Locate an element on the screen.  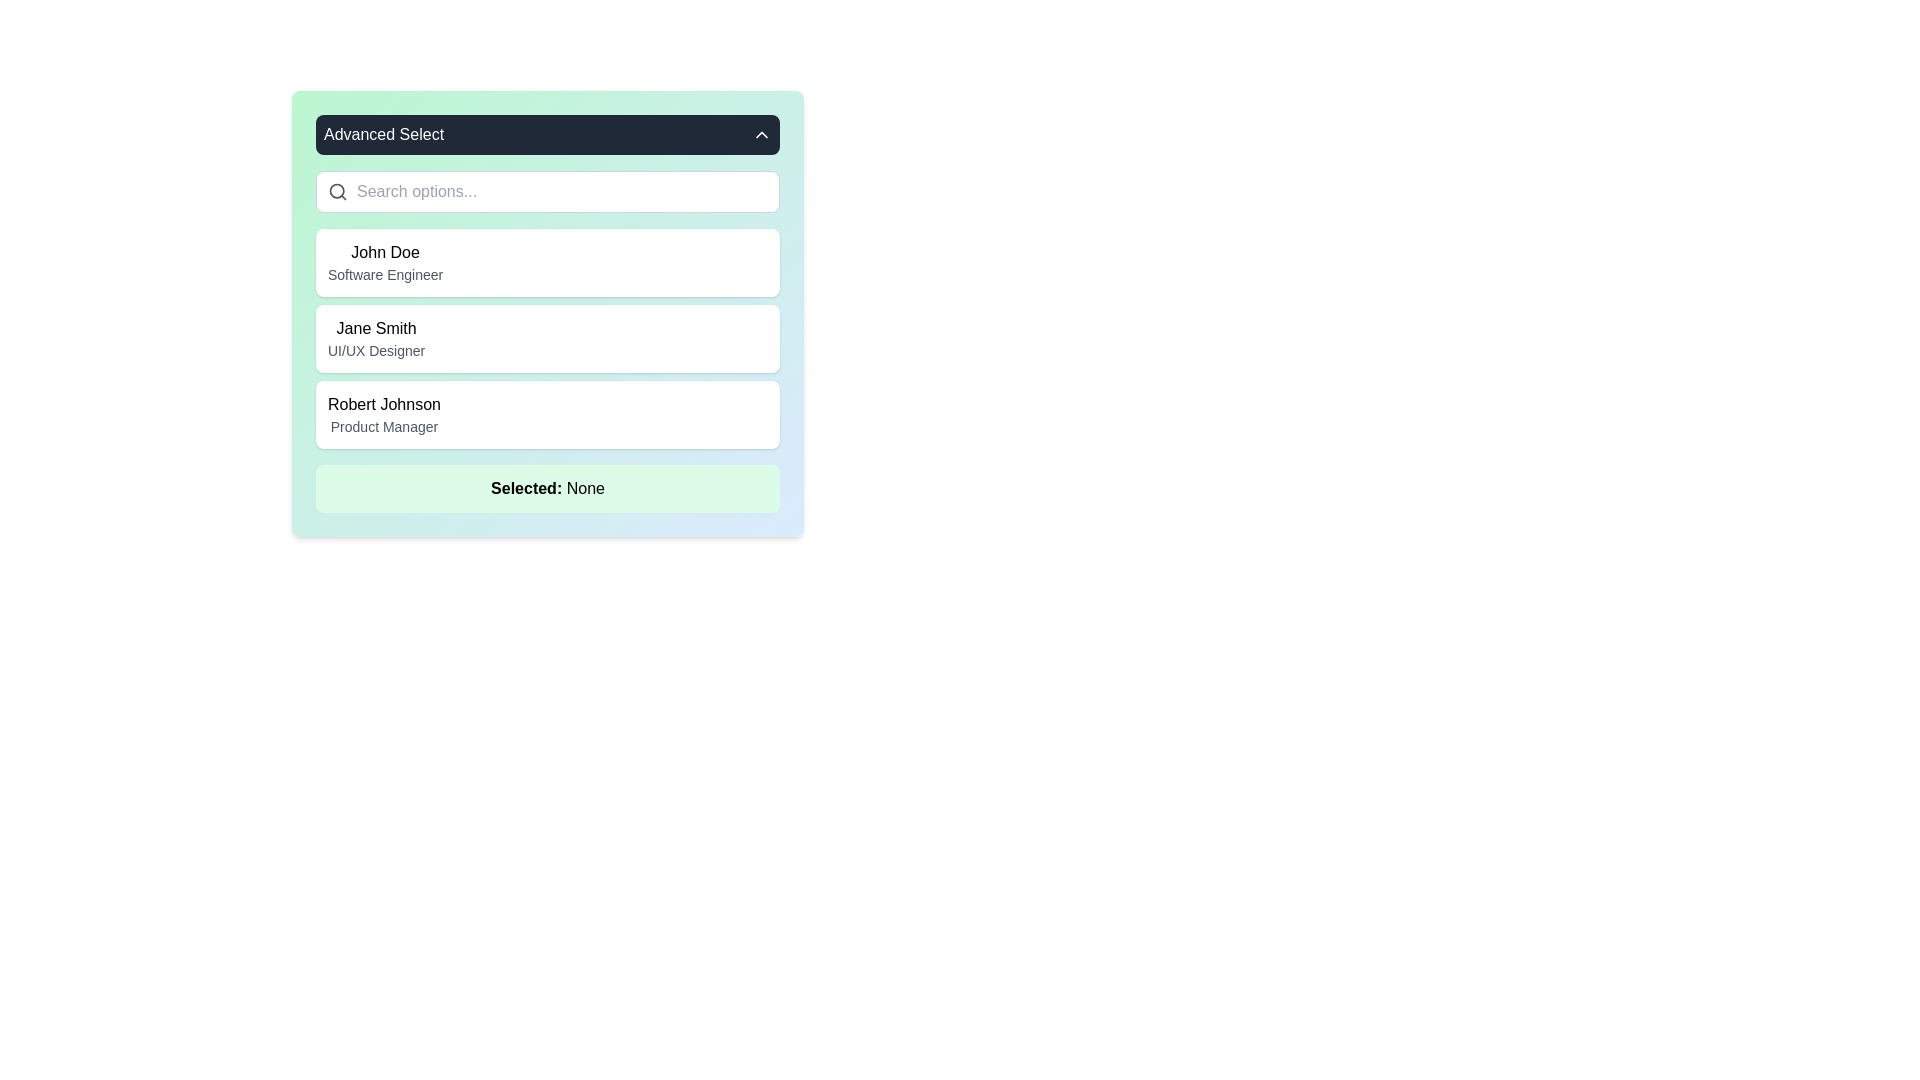
the SVG circle component that represents the lens of the magnifying glass icon in the search bar, located near the top of the interface below the 'Advanced Select' label is located at coordinates (337, 191).